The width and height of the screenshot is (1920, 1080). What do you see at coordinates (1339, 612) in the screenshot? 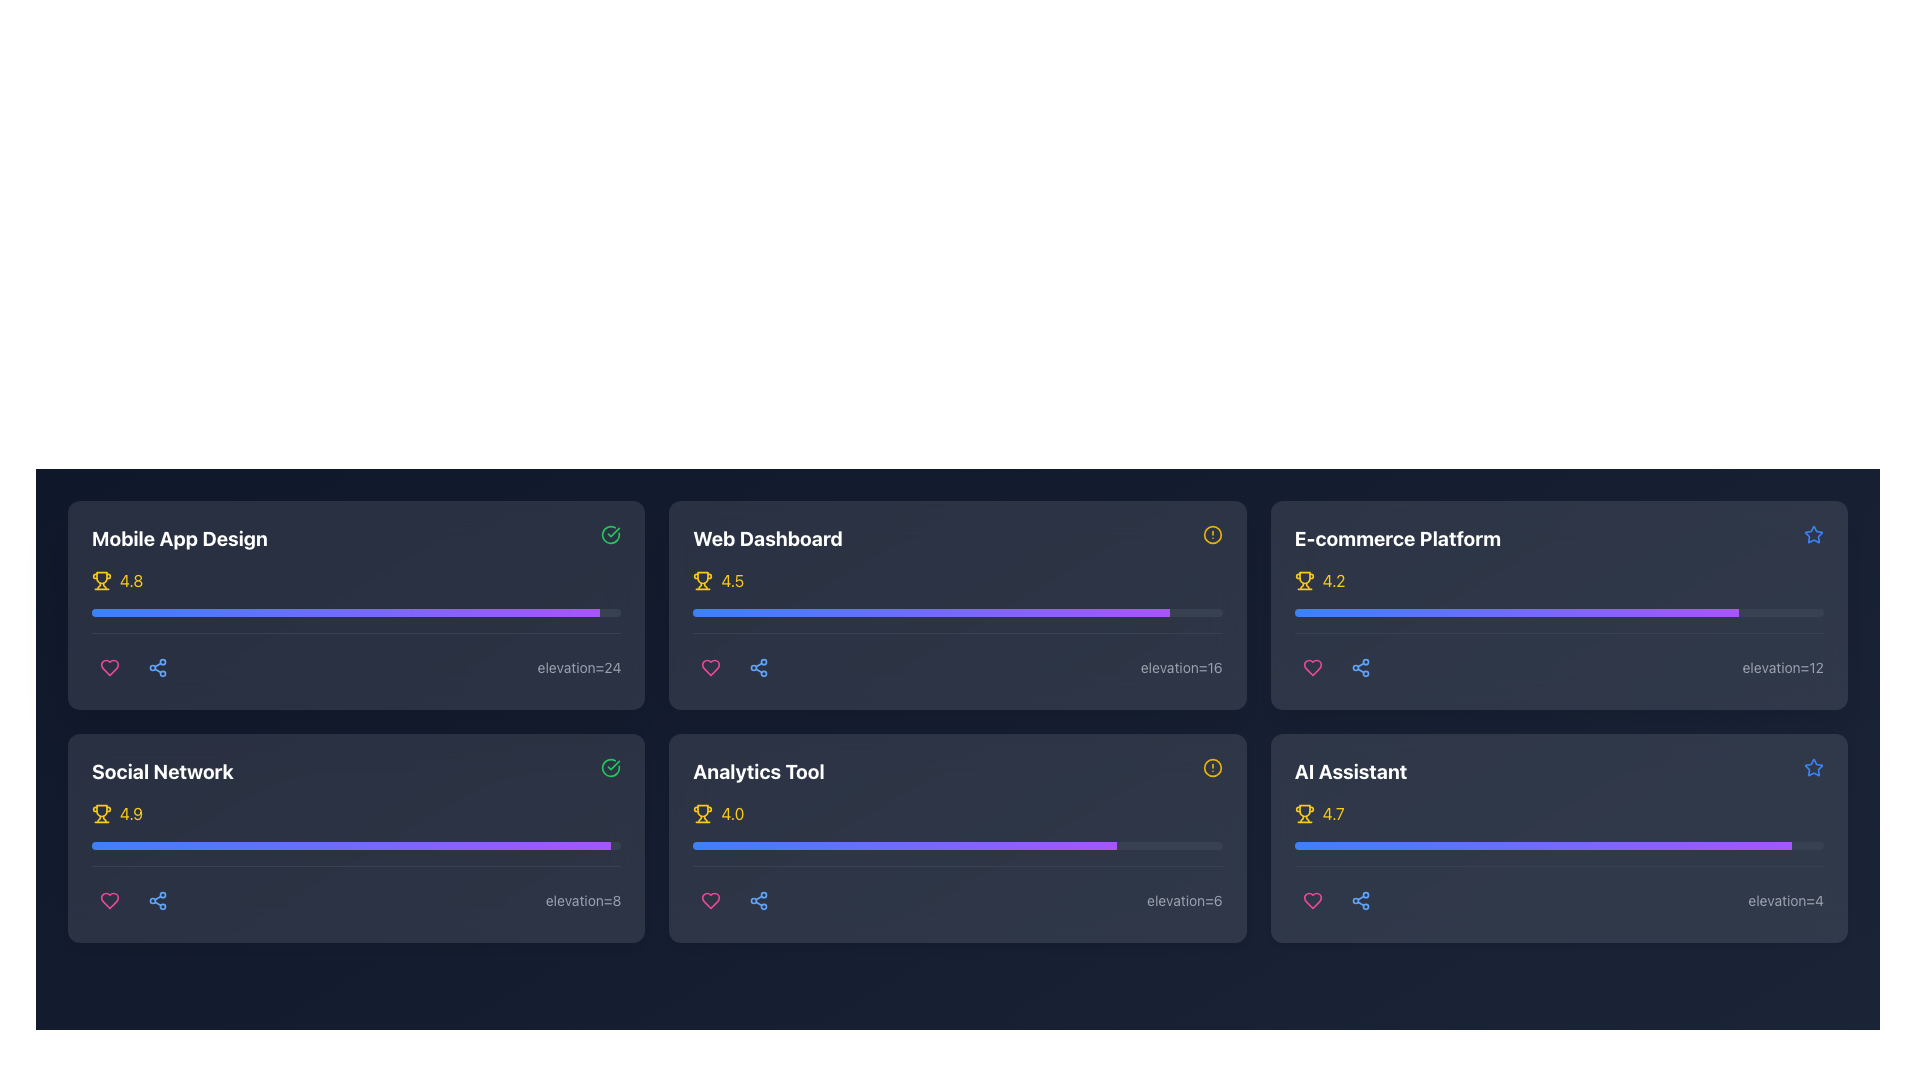
I see `the progress bar value` at bounding box center [1339, 612].